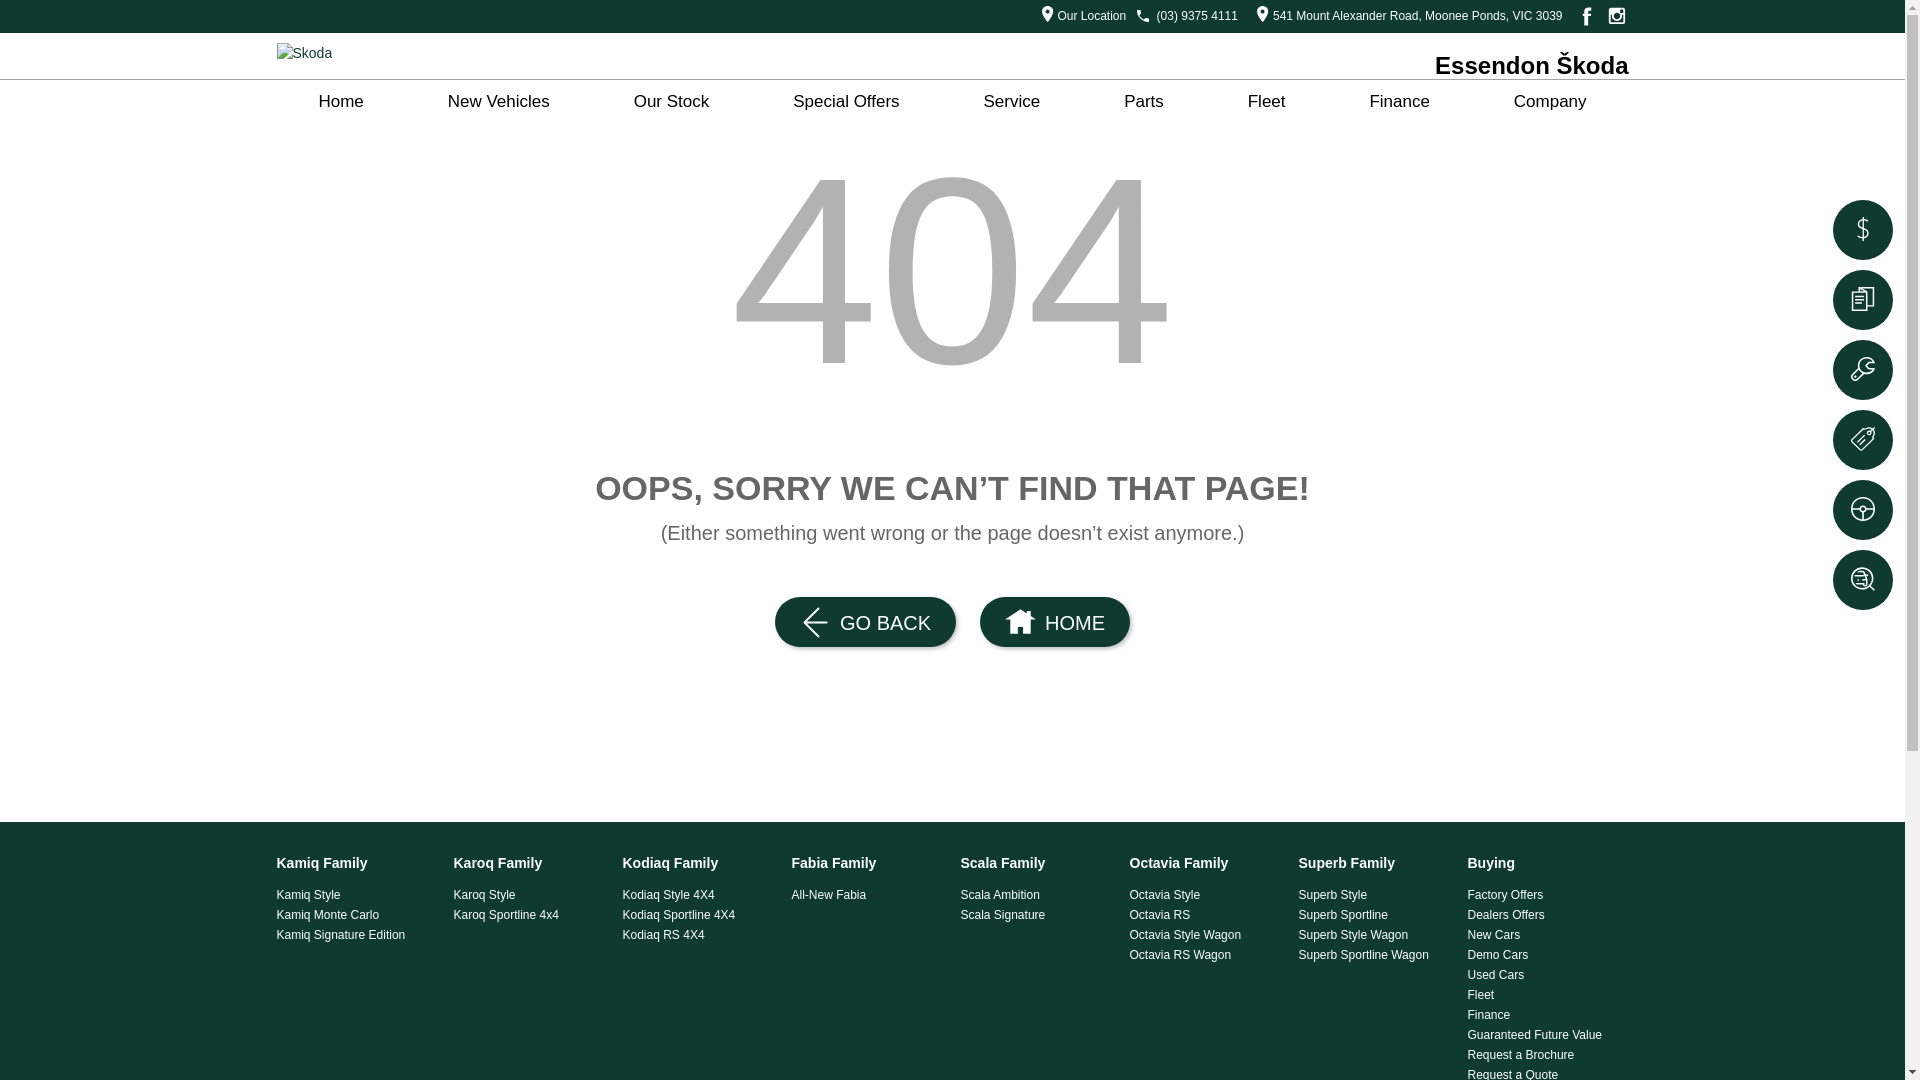  What do you see at coordinates (1543, 893) in the screenshot?
I see `'Factory Offers'` at bounding box center [1543, 893].